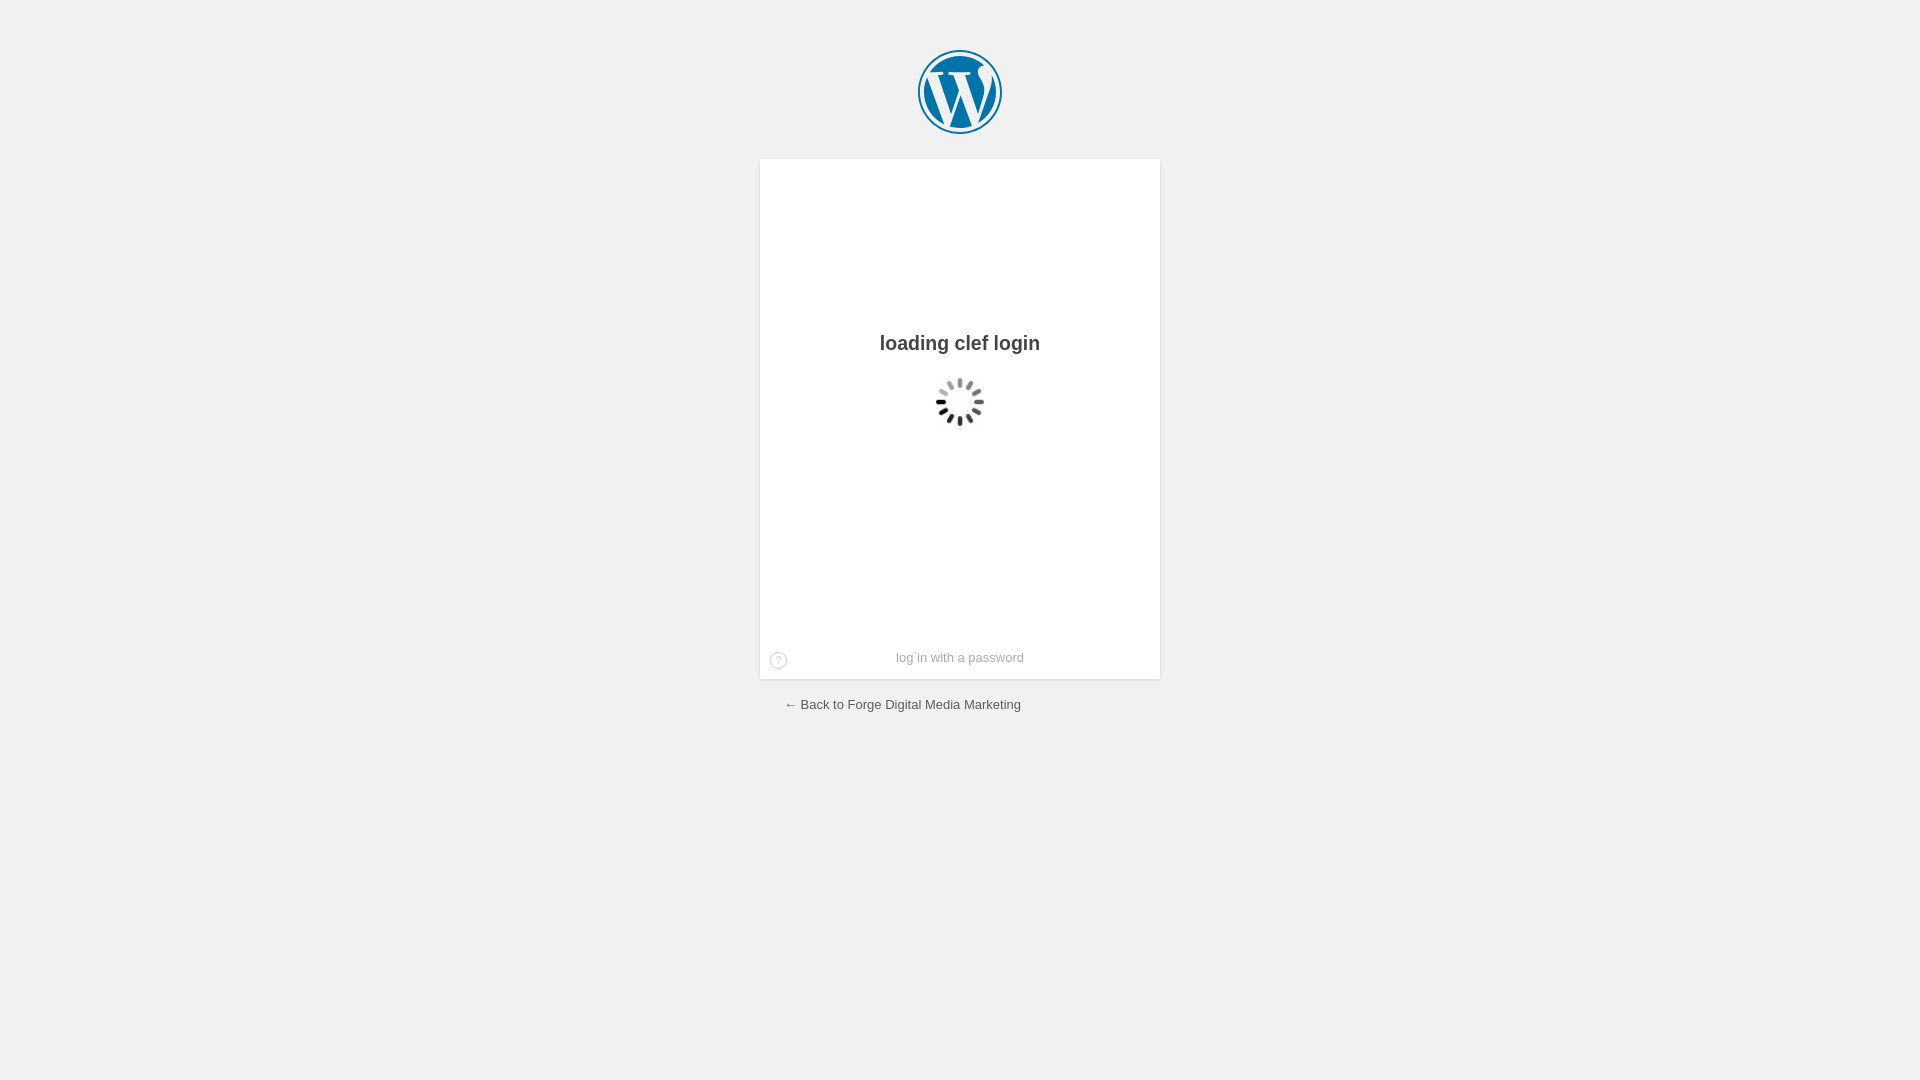 This screenshot has width=1920, height=1080. I want to click on 'Forge Digital Media Marketing', so click(960, 92).